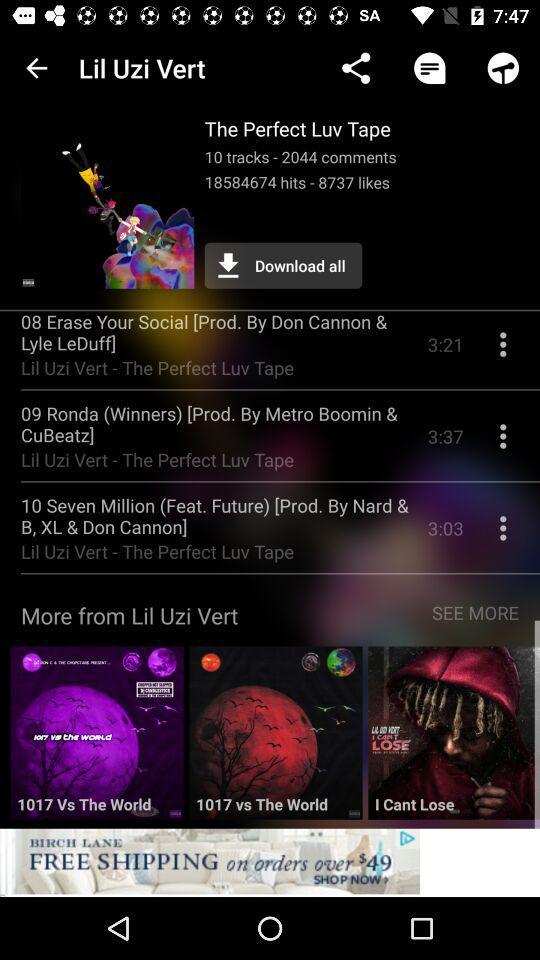  What do you see at coordinates (274, 739) in the screenshot?
I see `open 1017 vs the world` at bounding box center [274, 739].